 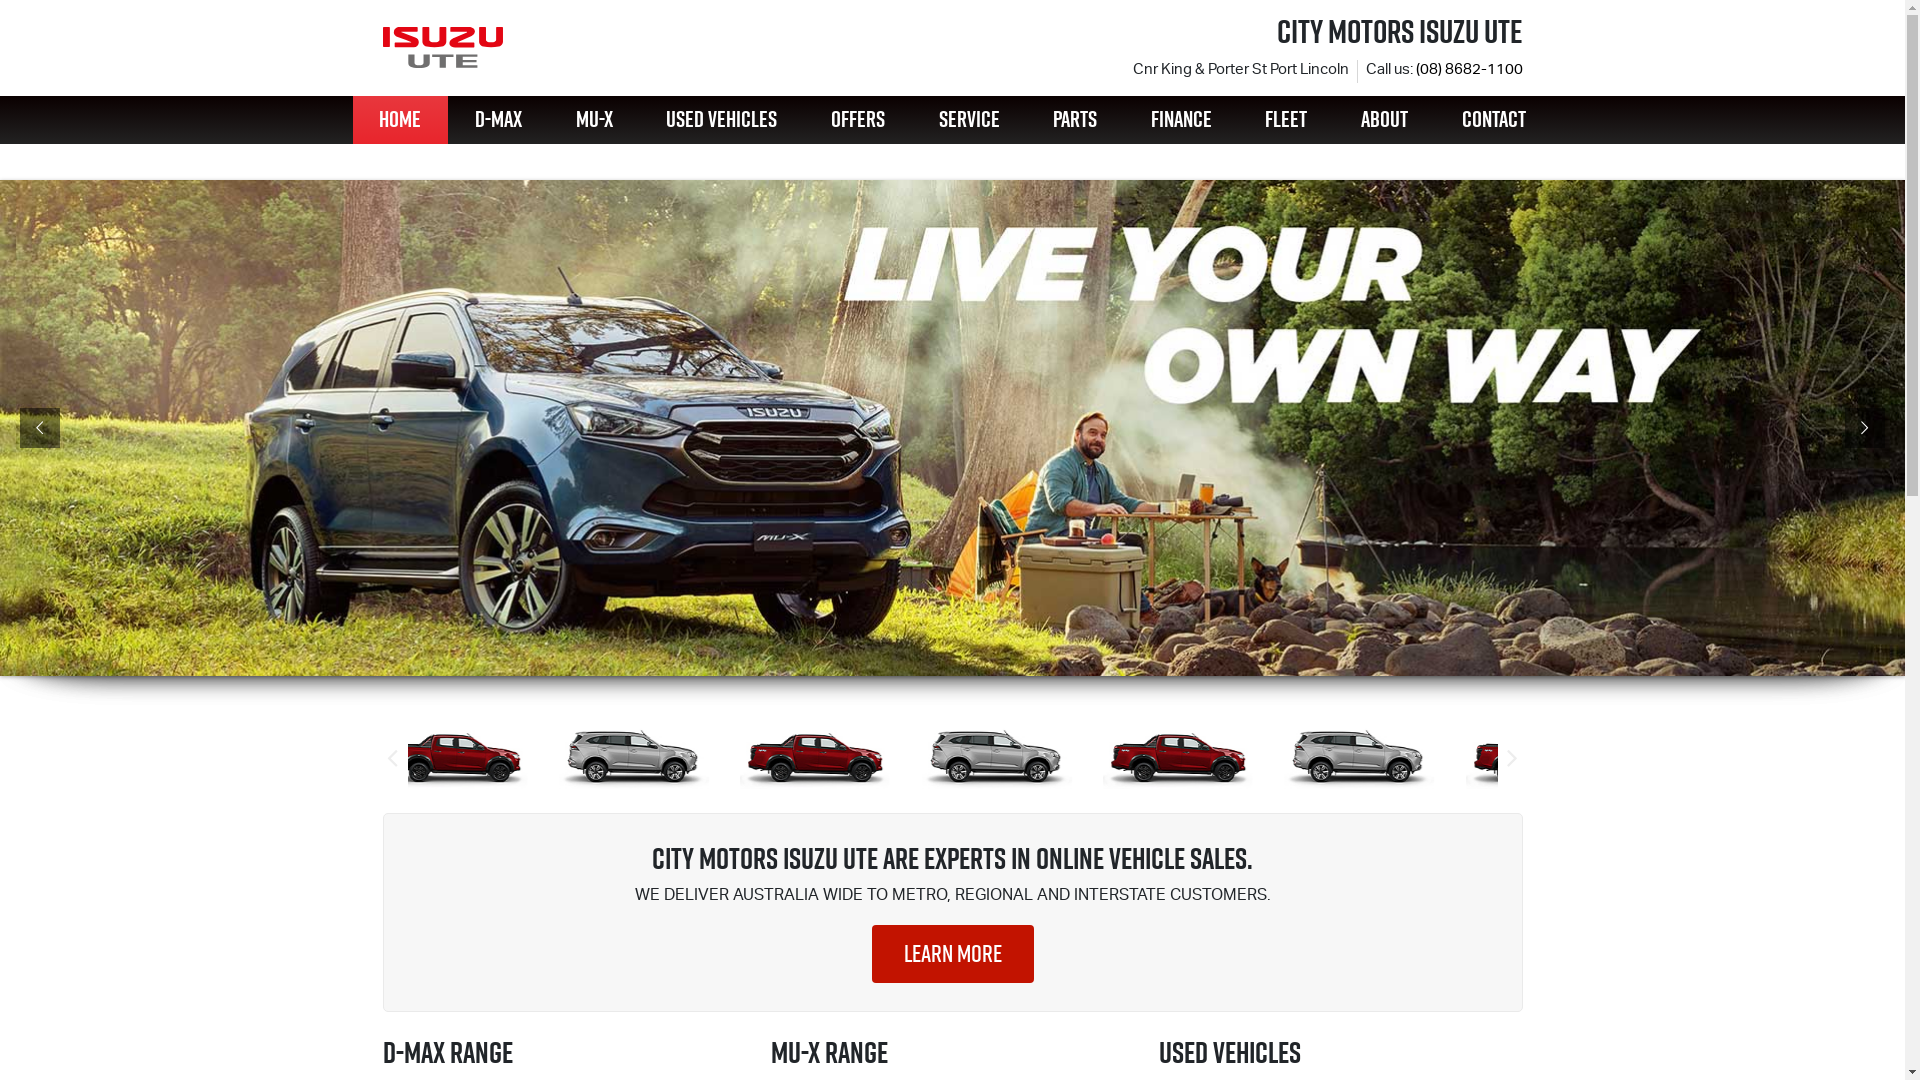 What do you see at coordinates (952, 952) in the screenshot?
I see `'LEARN MORE'` at bounding box center [952, 952].